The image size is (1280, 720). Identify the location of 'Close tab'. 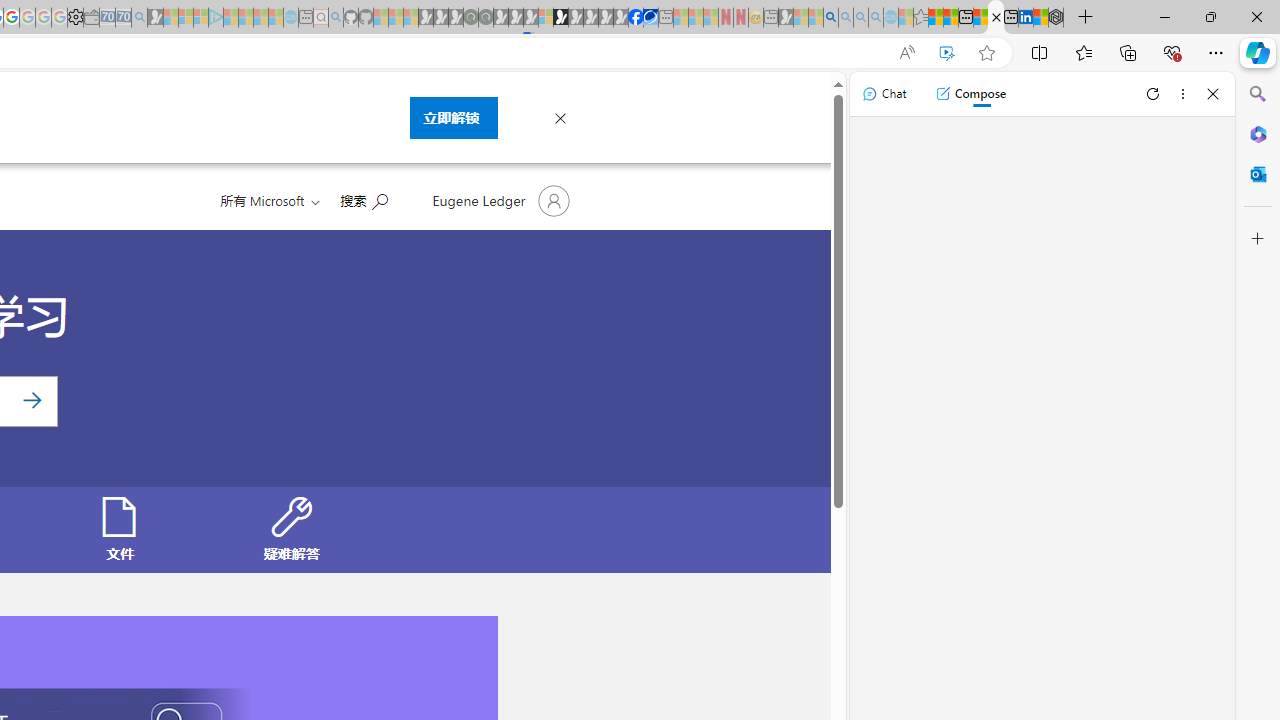
(996, 17).